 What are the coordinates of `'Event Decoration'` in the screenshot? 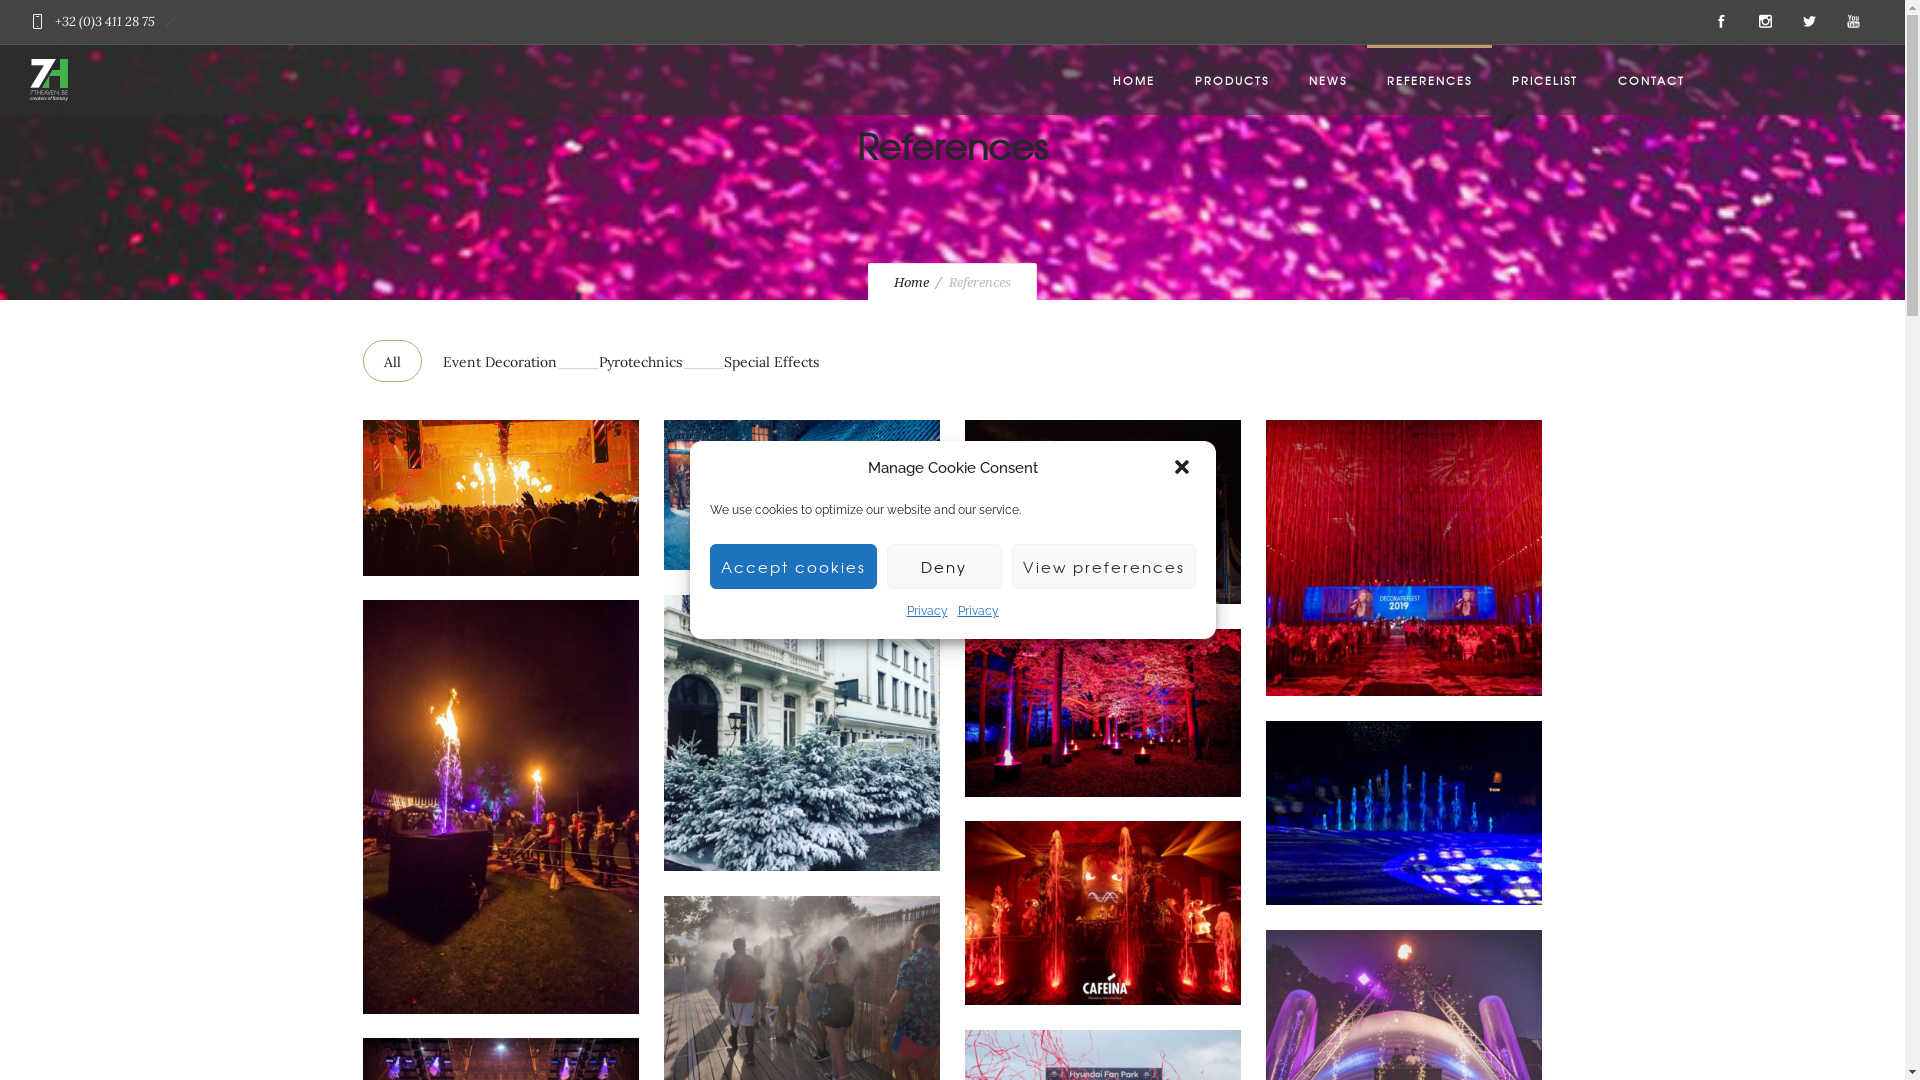 It's located at (499, 361).